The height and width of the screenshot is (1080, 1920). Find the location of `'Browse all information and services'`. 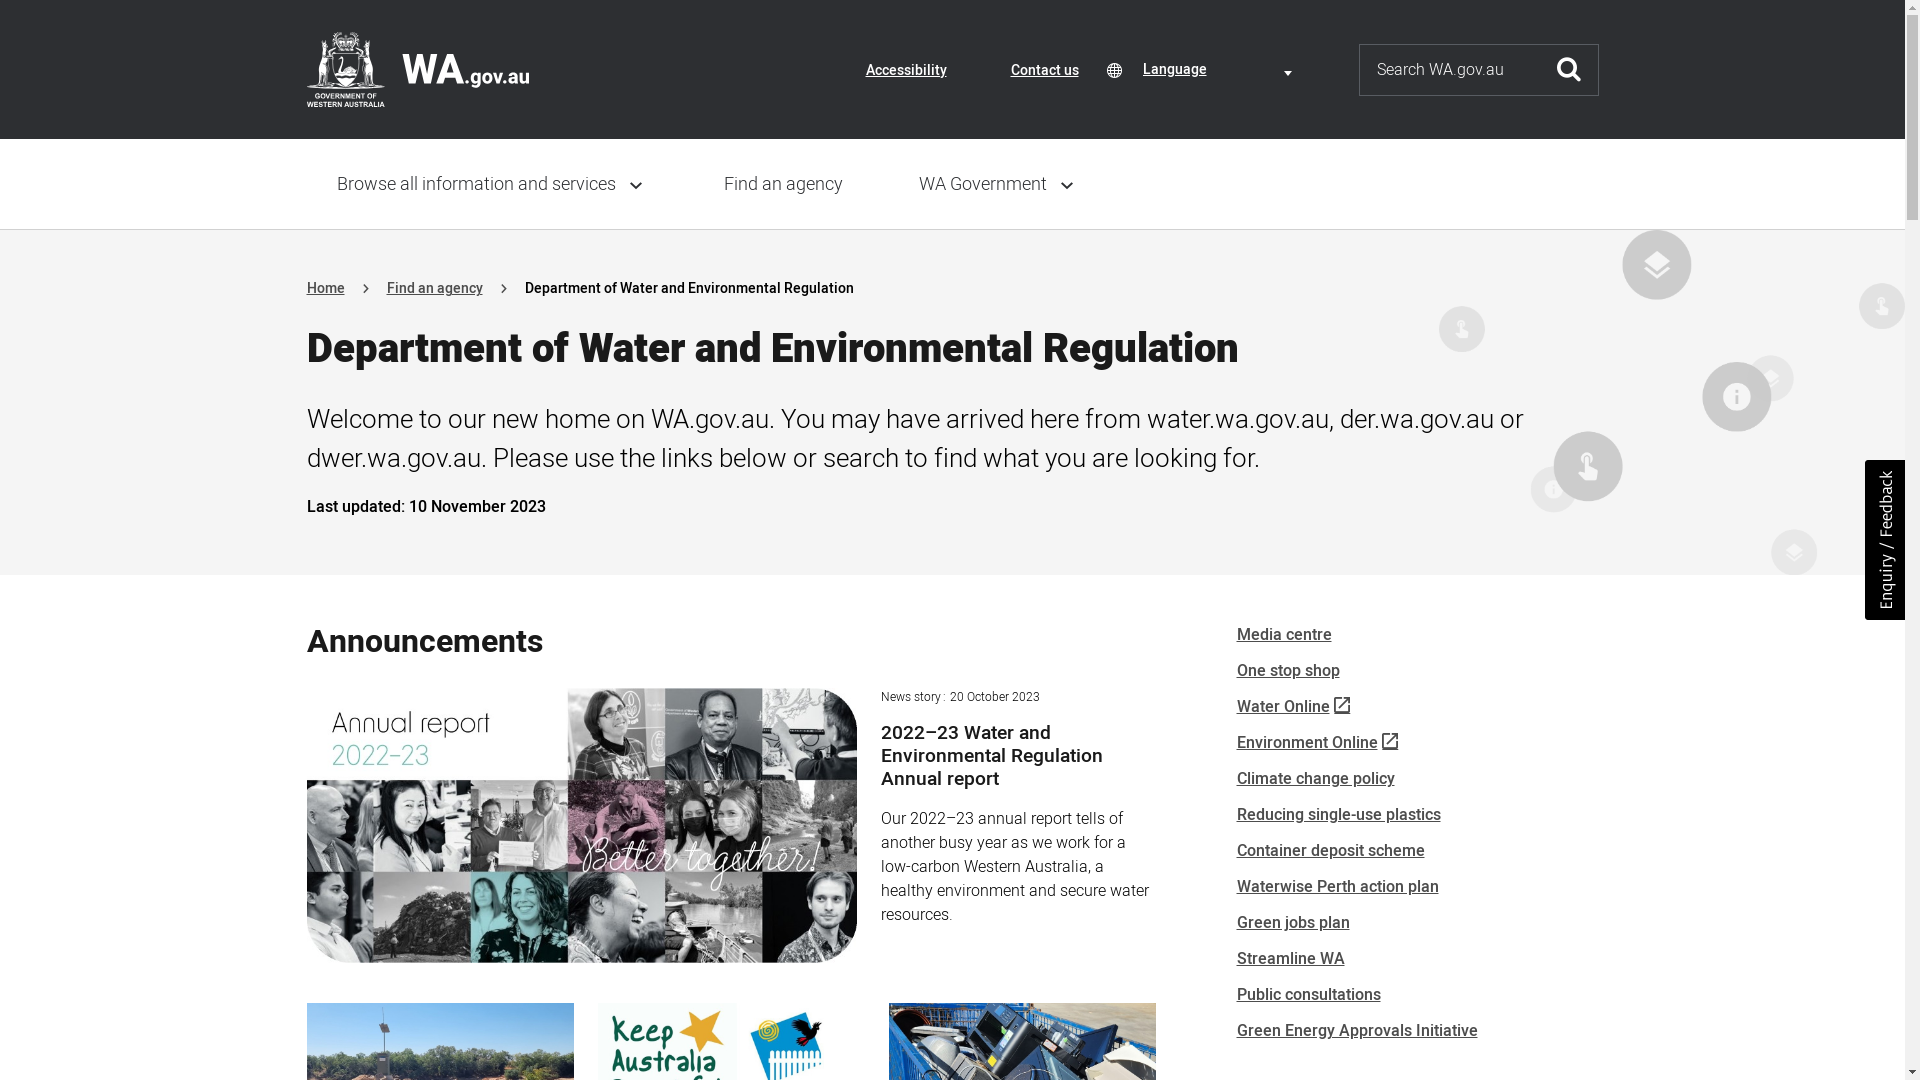

'Browse all information and services' is located at coordinates (491, 184).